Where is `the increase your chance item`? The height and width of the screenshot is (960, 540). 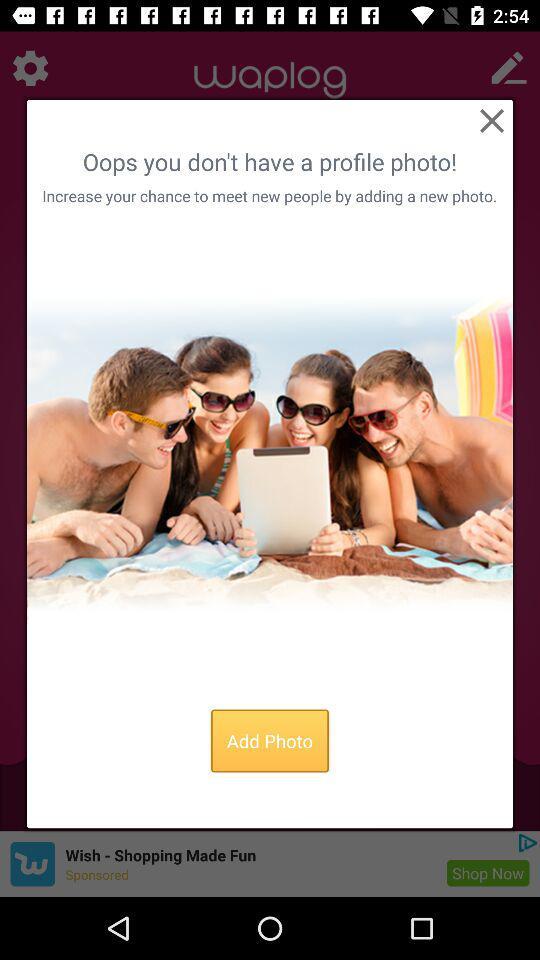
the increase your chance item is located at coordinates (269, 195).